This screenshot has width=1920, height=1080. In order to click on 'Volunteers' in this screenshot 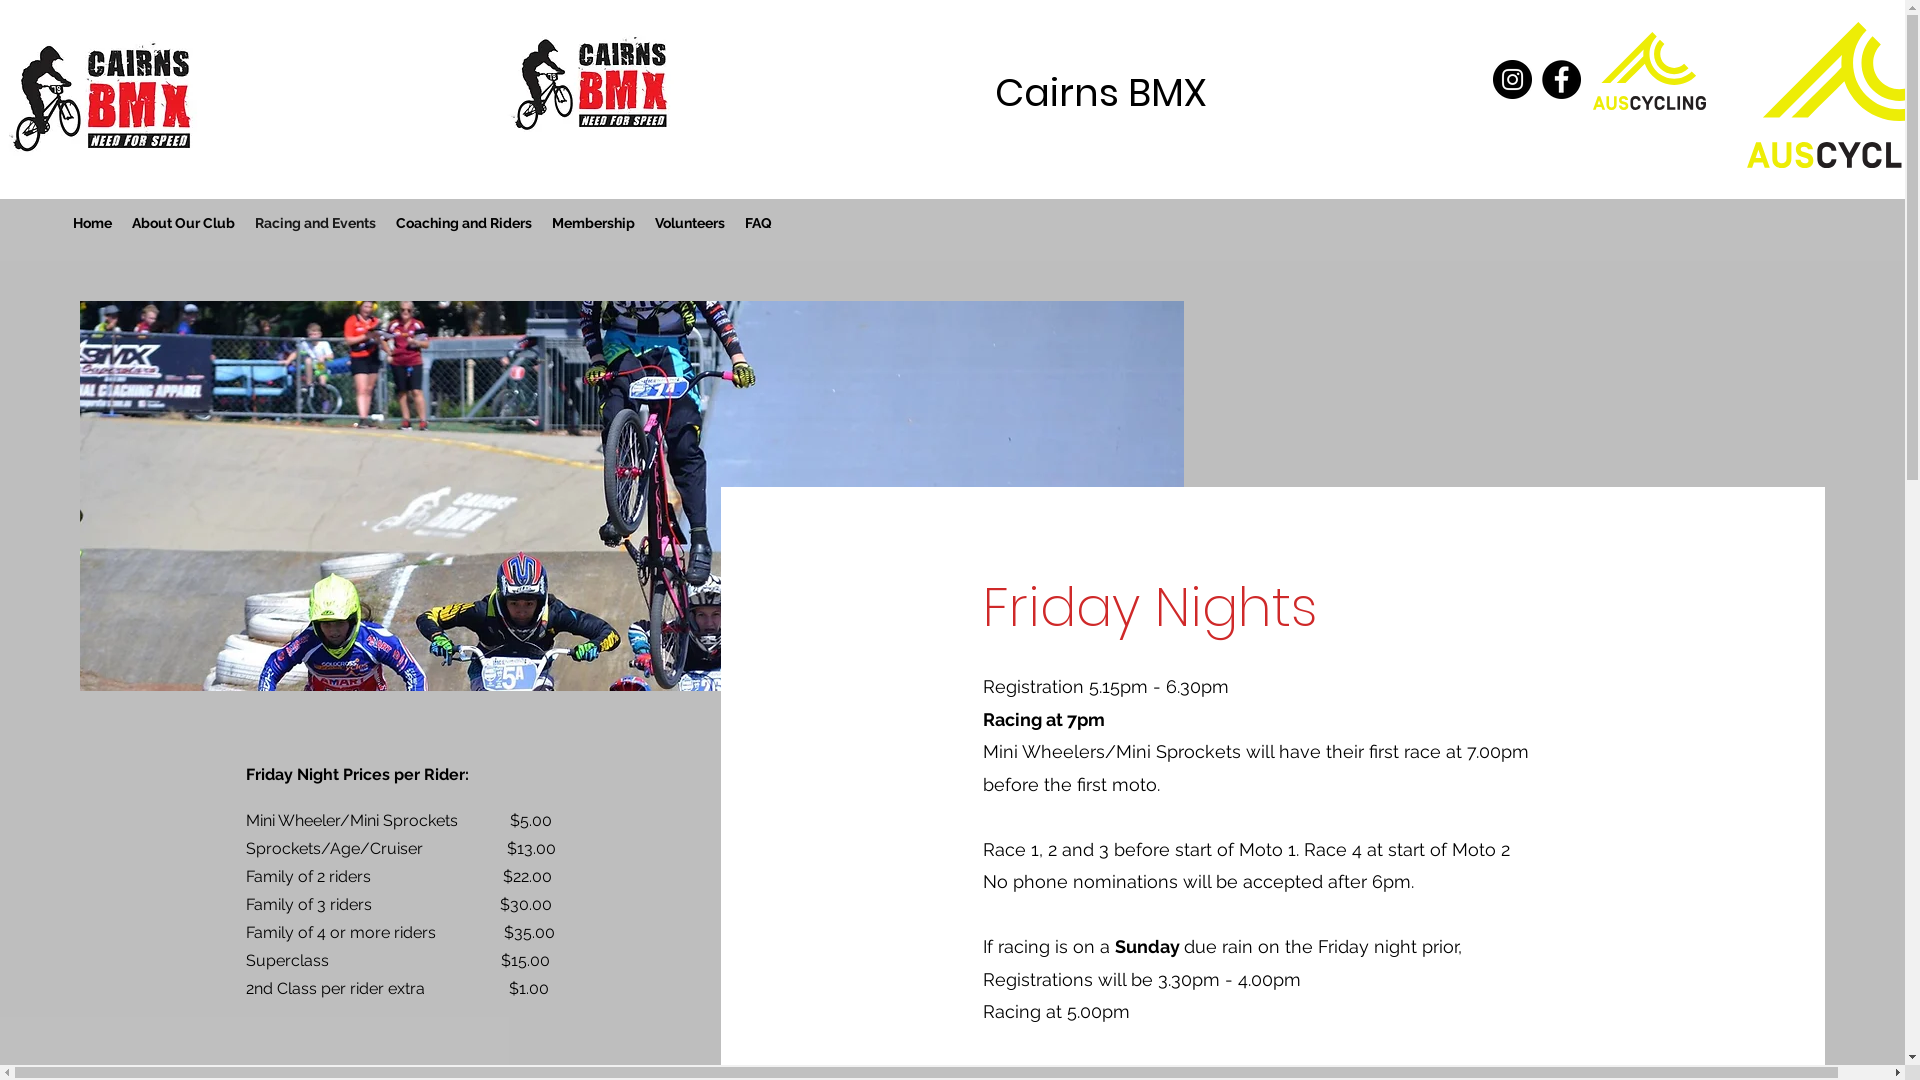, I will do `click(690, 223)`.